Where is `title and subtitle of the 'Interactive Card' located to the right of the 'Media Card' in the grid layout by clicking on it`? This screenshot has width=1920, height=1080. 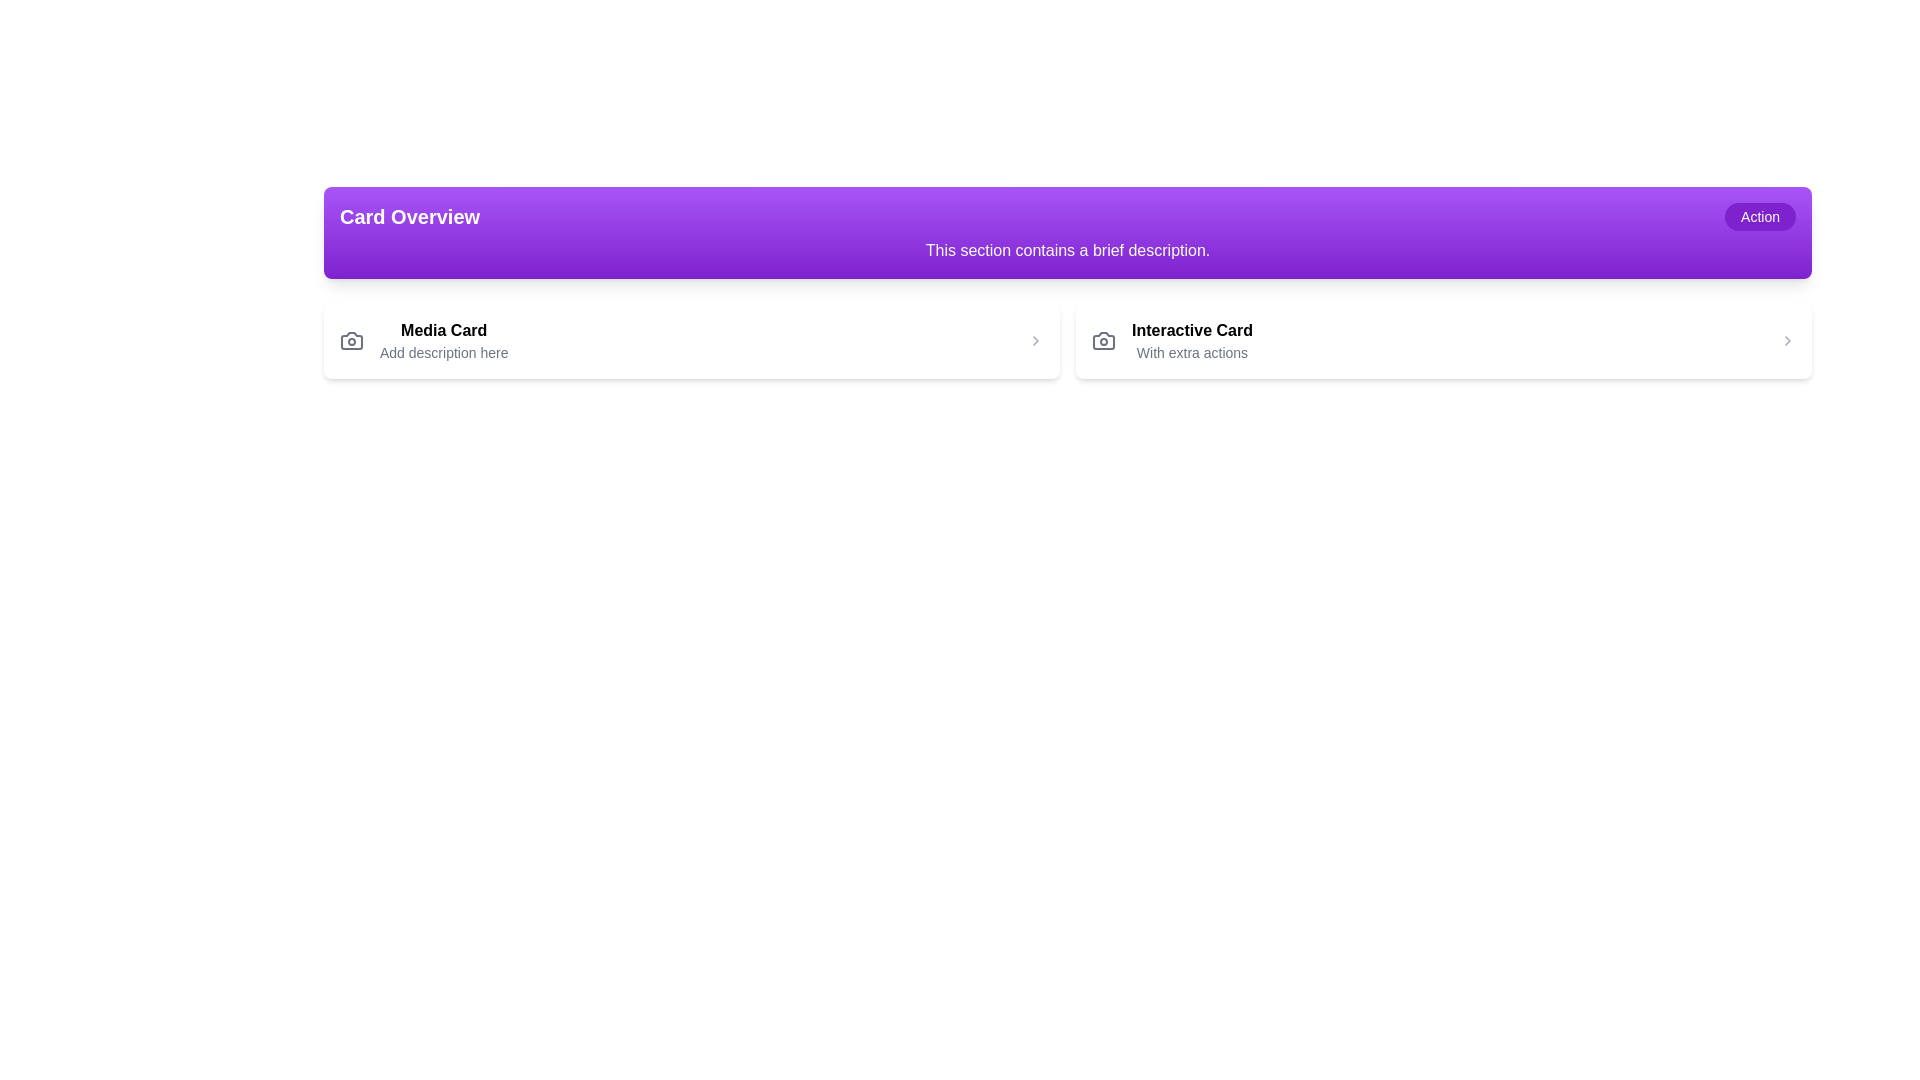
title and subtitle of the 'Interactive Card' located to the right of the 'Media Card' in the grid layout by clicking on it is located at coordinates (1444, 339).